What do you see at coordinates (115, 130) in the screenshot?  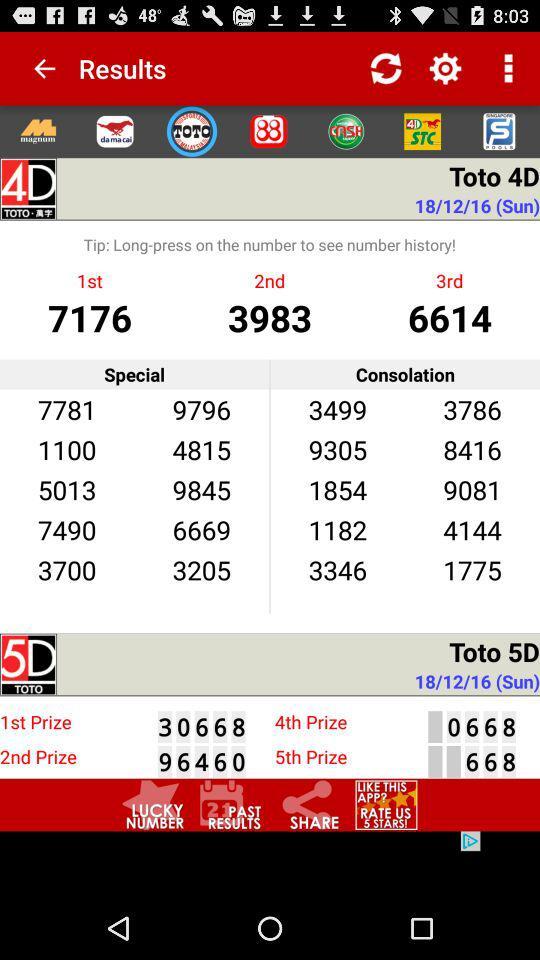 I see `open app` at bounding box center [115, 130].